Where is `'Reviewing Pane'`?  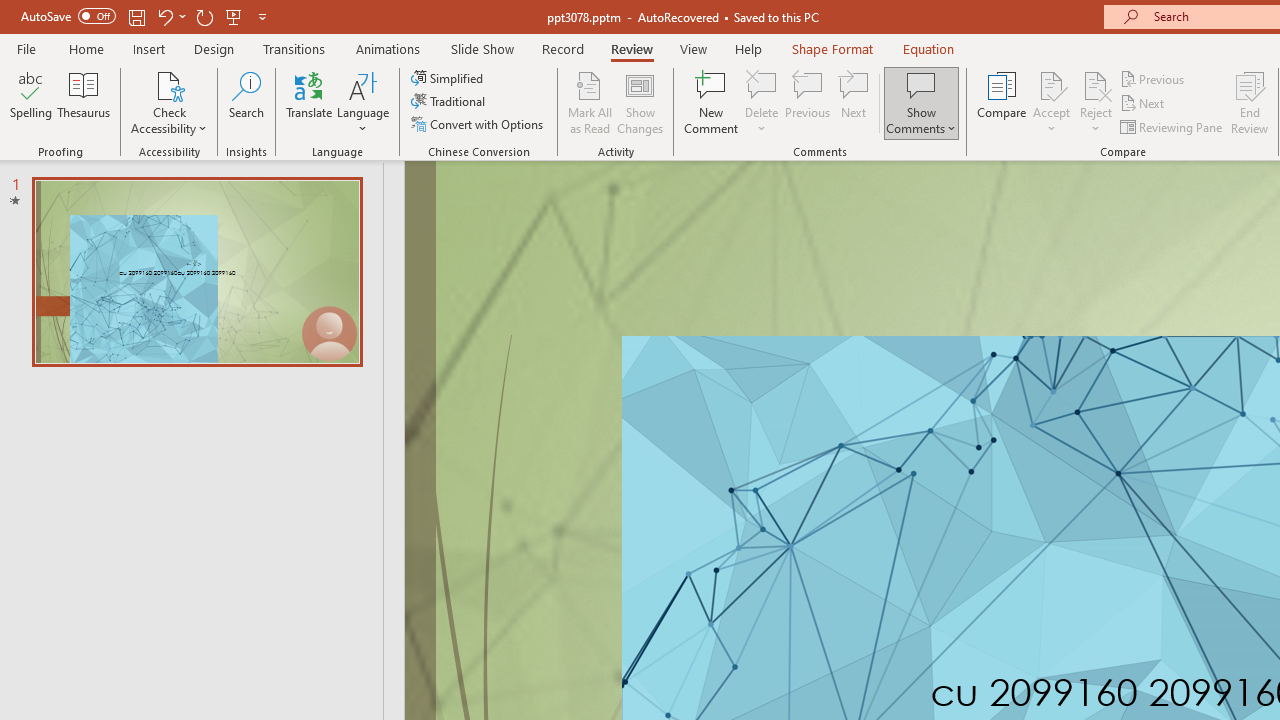 'Reviewing Pane' is located at coordinates (1173, 127).